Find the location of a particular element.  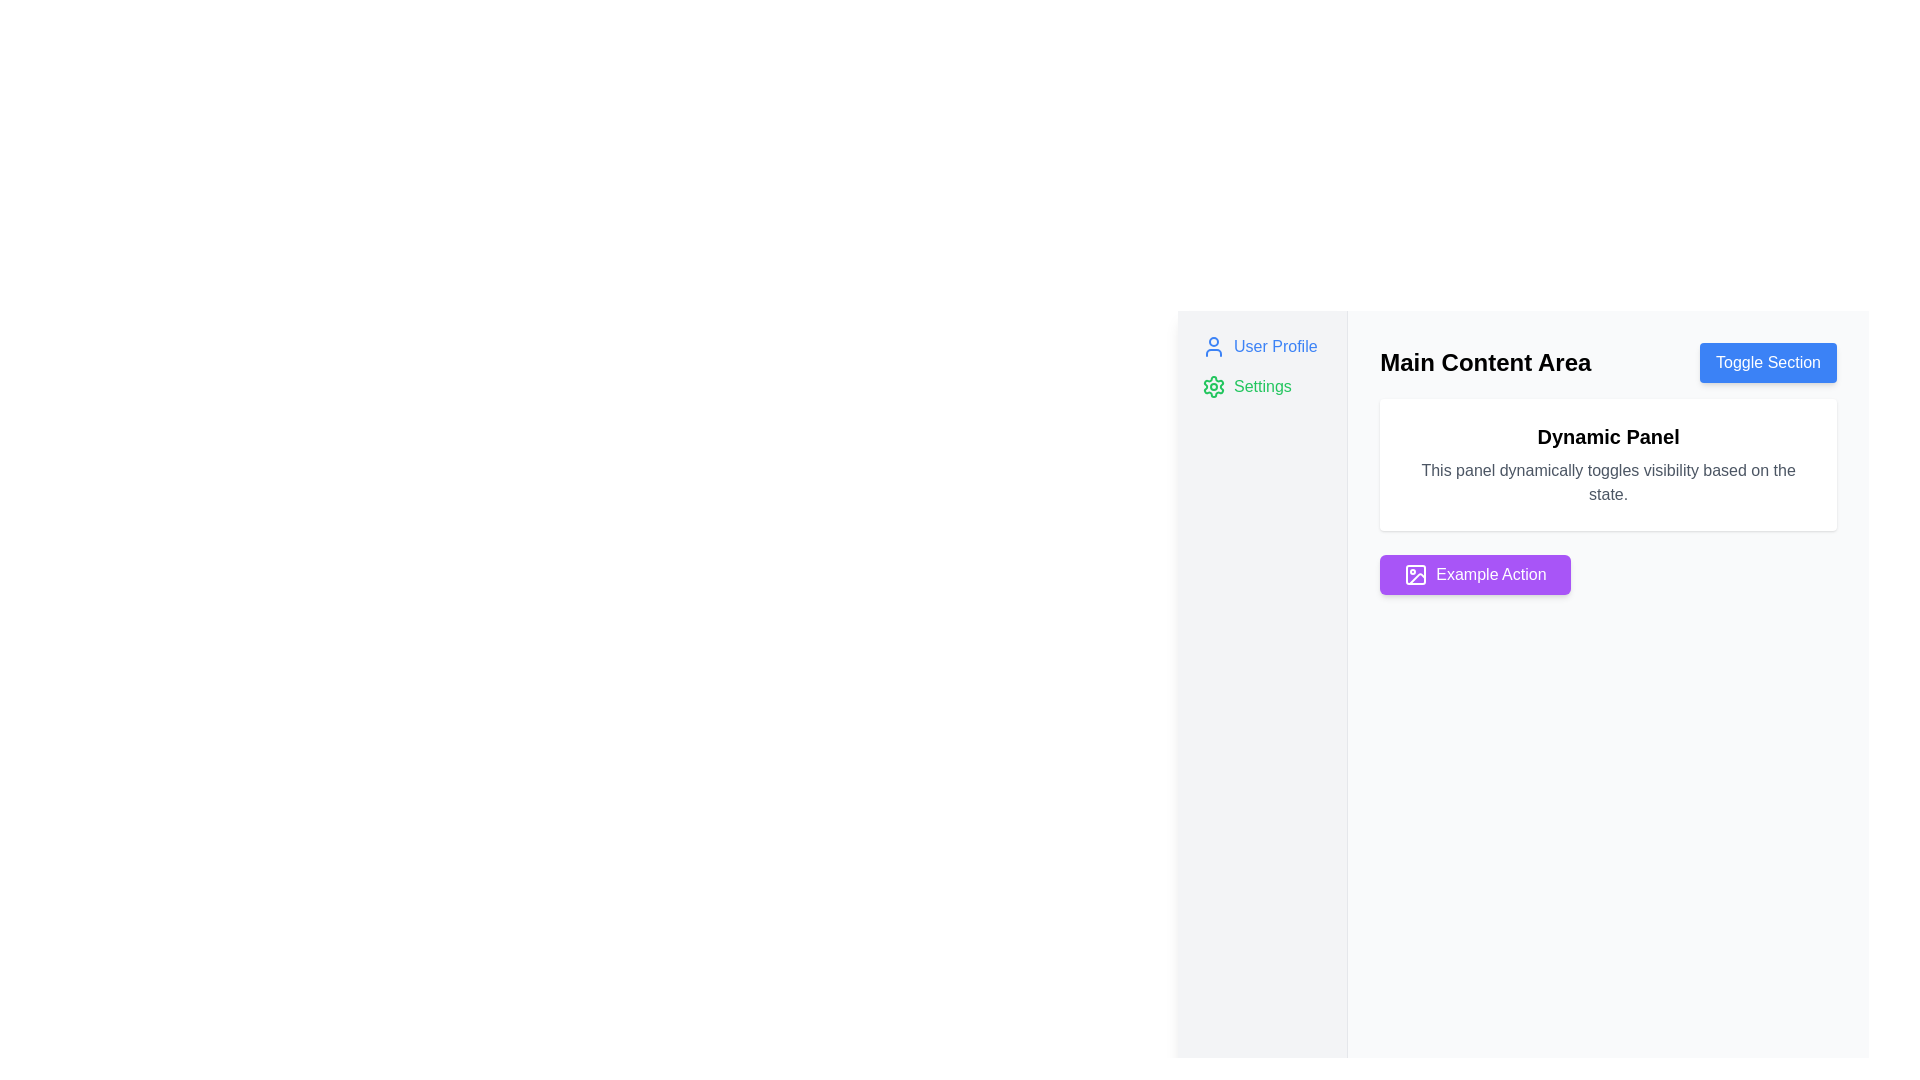

the gear-shaped icon styled in light green, located to the left of the 'Settings' text in the side navigation panel is located at coordinates (1213, 386).